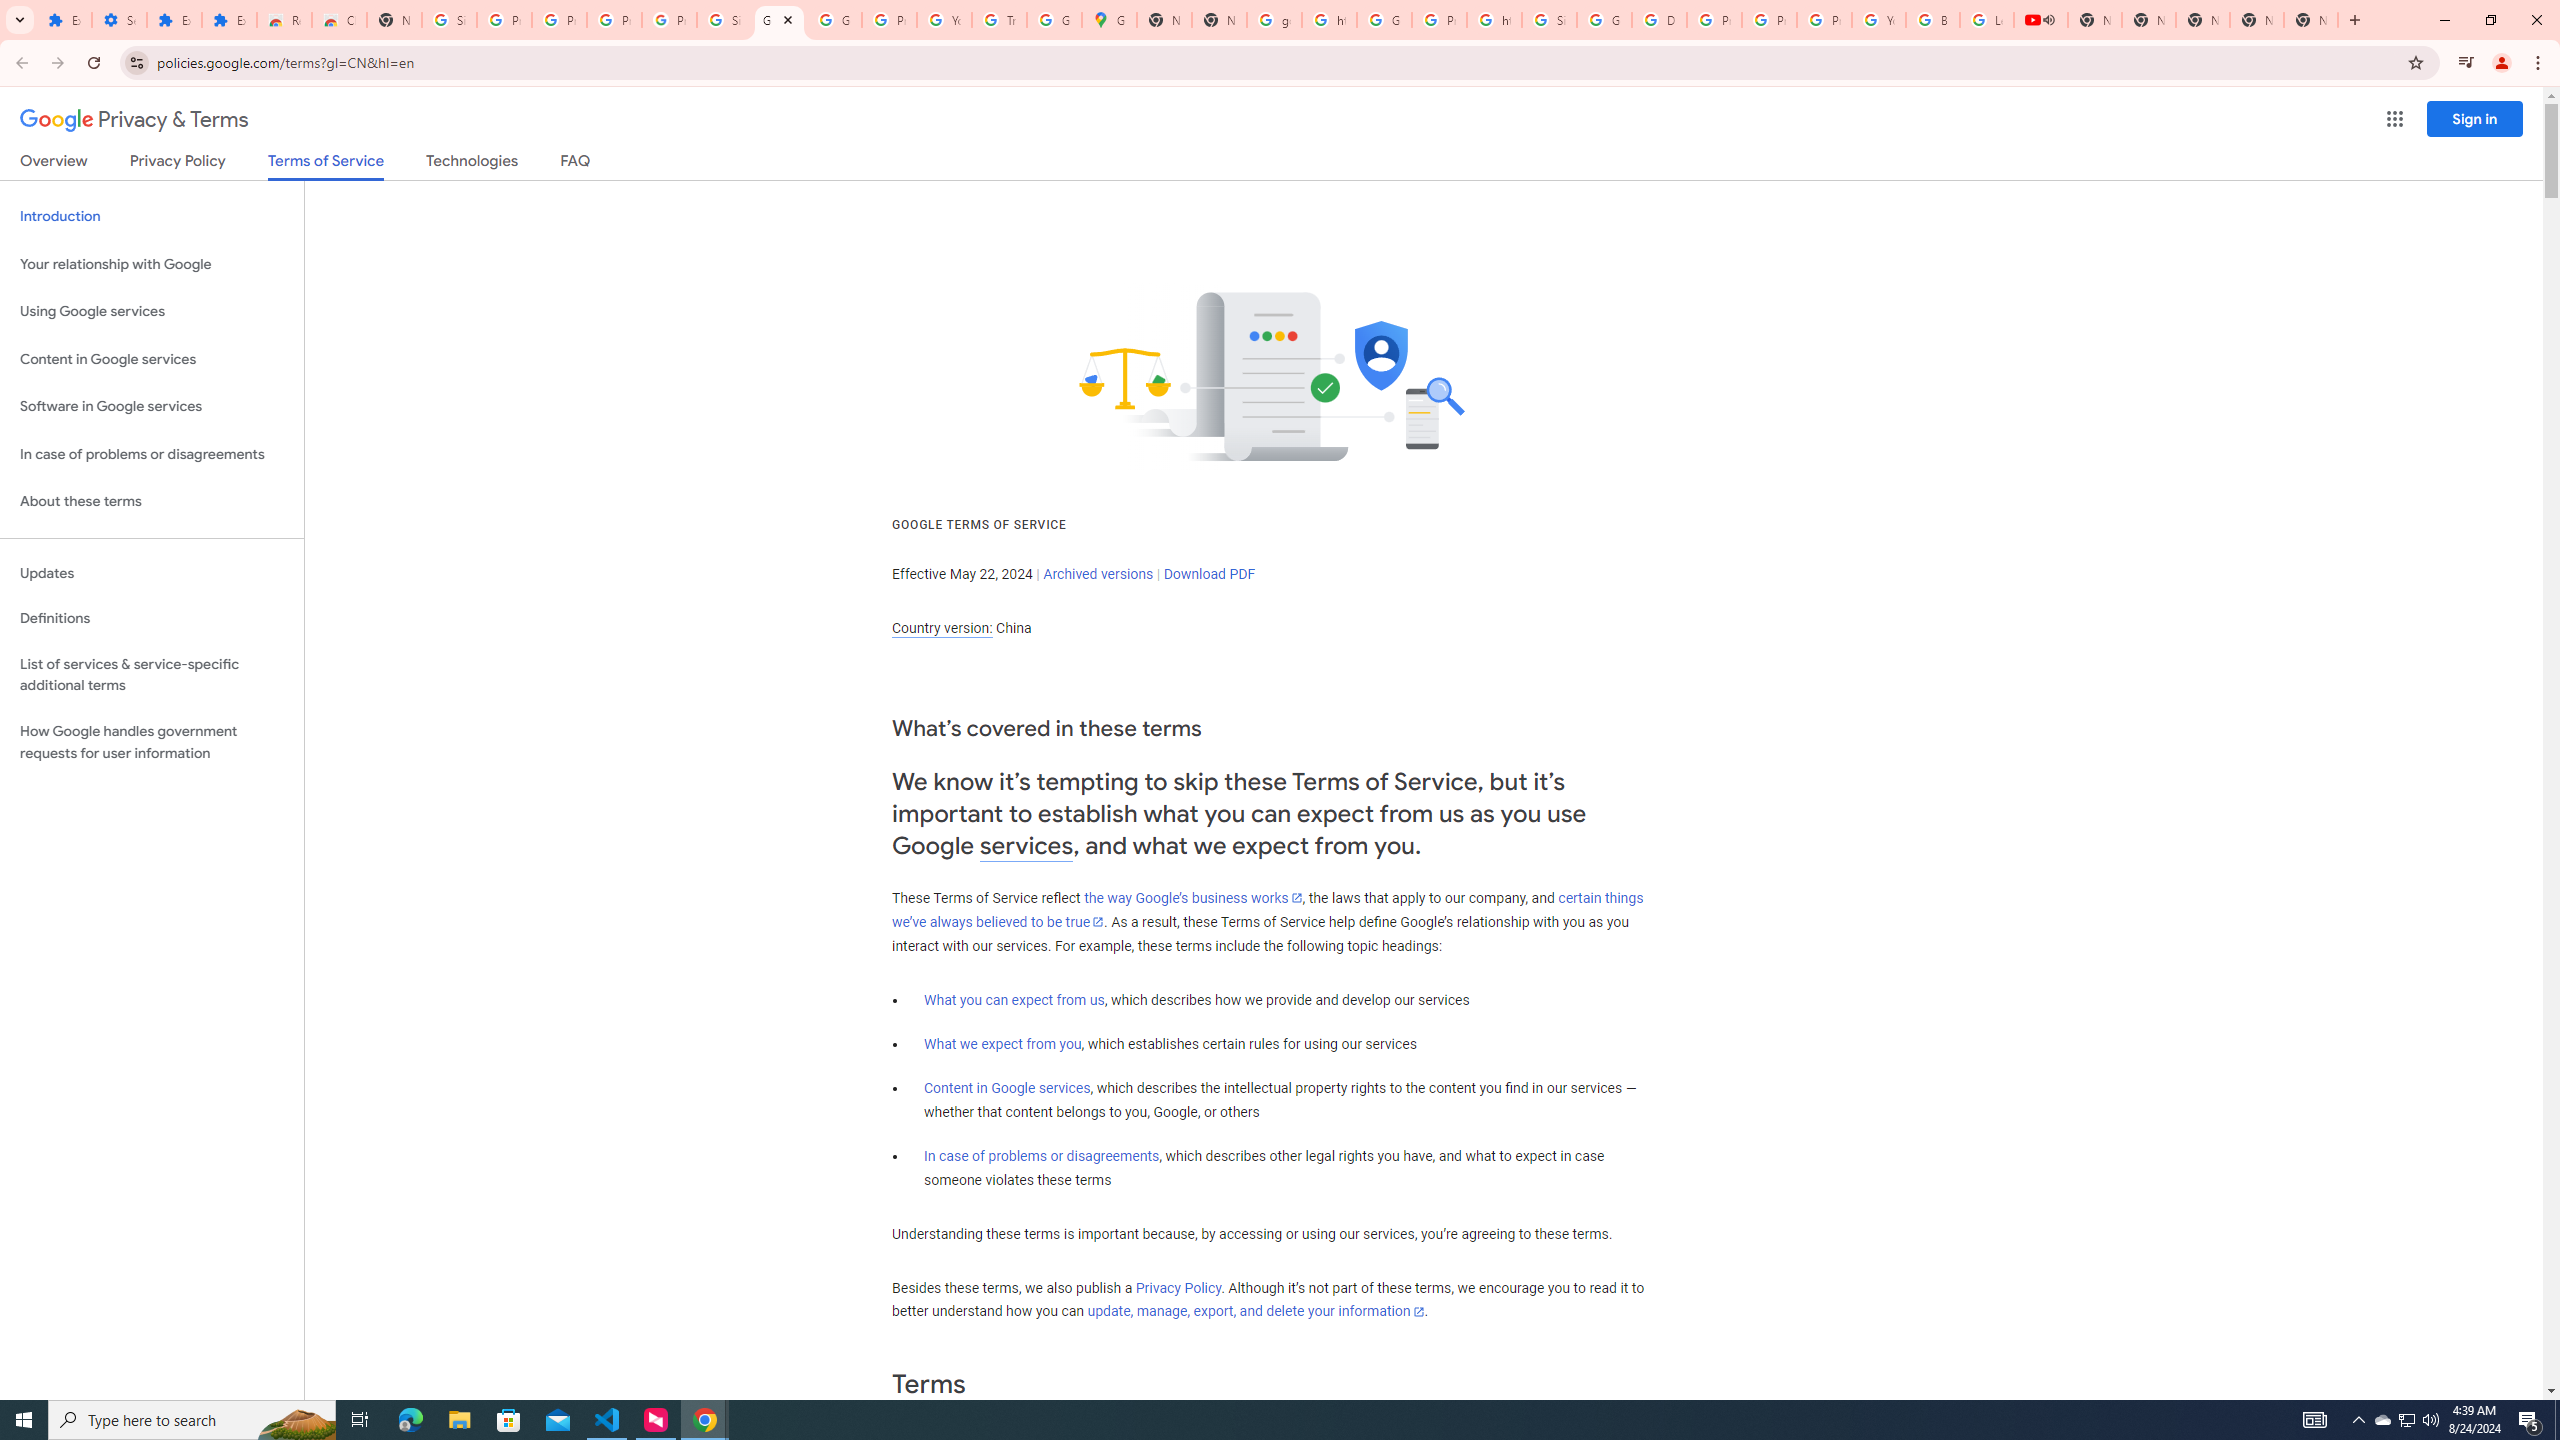  I want to click on 'YouTube', so click(1879, 19).